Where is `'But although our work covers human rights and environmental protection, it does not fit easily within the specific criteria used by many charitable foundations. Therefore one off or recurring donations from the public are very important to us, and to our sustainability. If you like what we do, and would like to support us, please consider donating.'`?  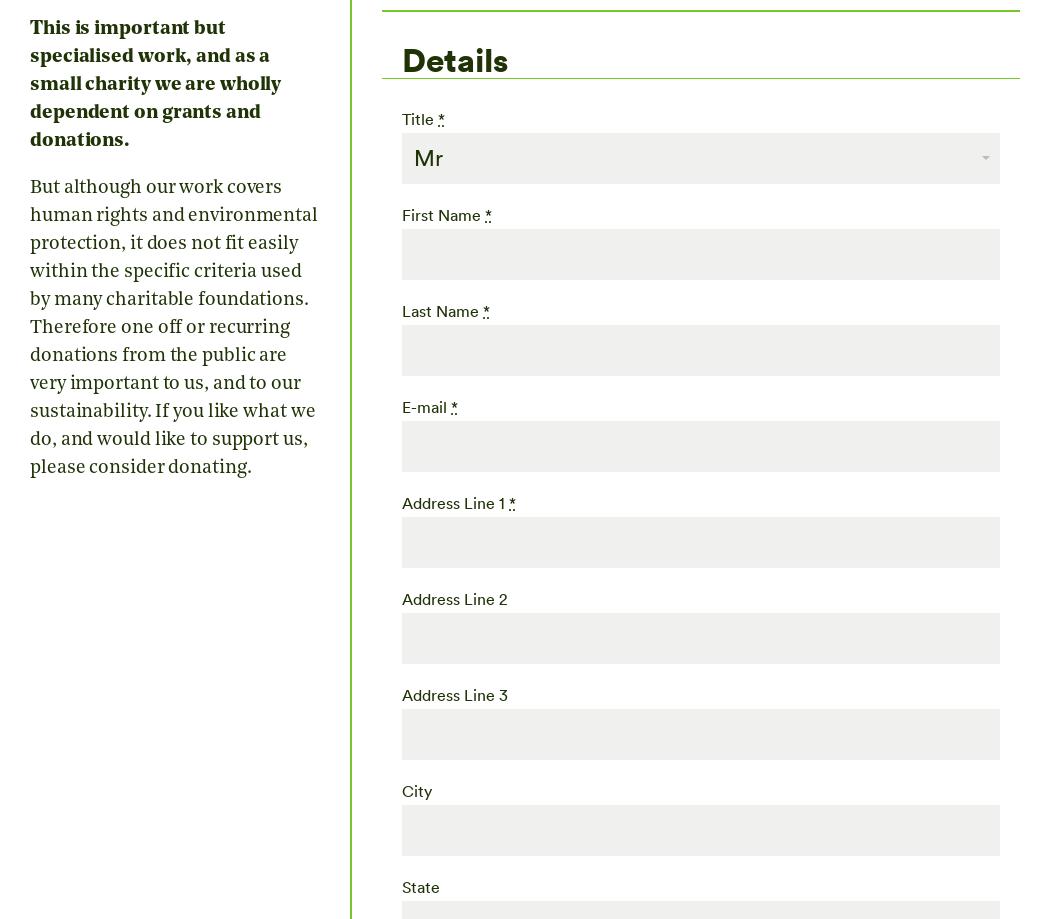 'But although our work covers human rights and environmental protection, it does not fit easily within the specific criteria used by many charitable foundations. Therefore one off or recurring donations from the public are very important to us, and to our sustainability. If you like what we do, and would like to support us, please consider donating.' is located at coordinates (173, 327).